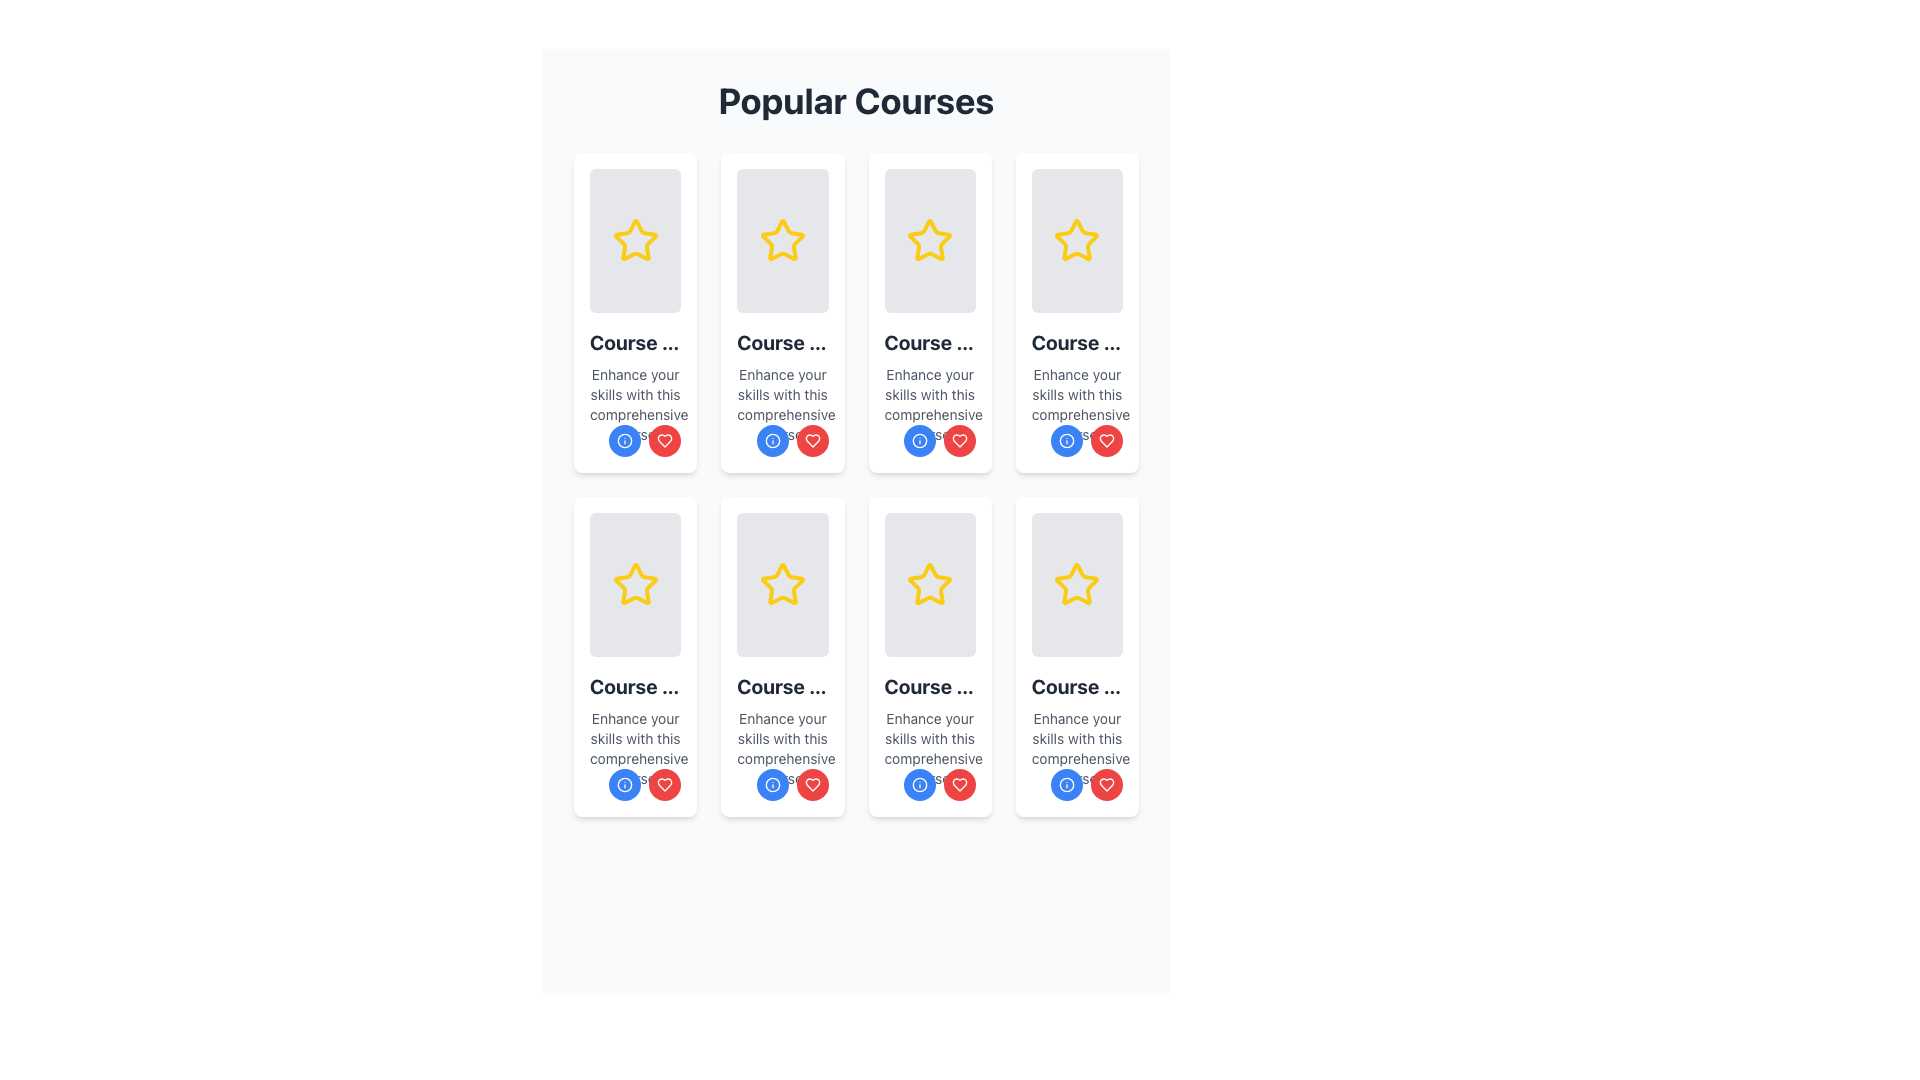 The image size is (1920, 1080). I want to click on the heart icon located at the bottom right corner of the second course card in the second row of the grid layout to favorite the course, so click(812, 784).